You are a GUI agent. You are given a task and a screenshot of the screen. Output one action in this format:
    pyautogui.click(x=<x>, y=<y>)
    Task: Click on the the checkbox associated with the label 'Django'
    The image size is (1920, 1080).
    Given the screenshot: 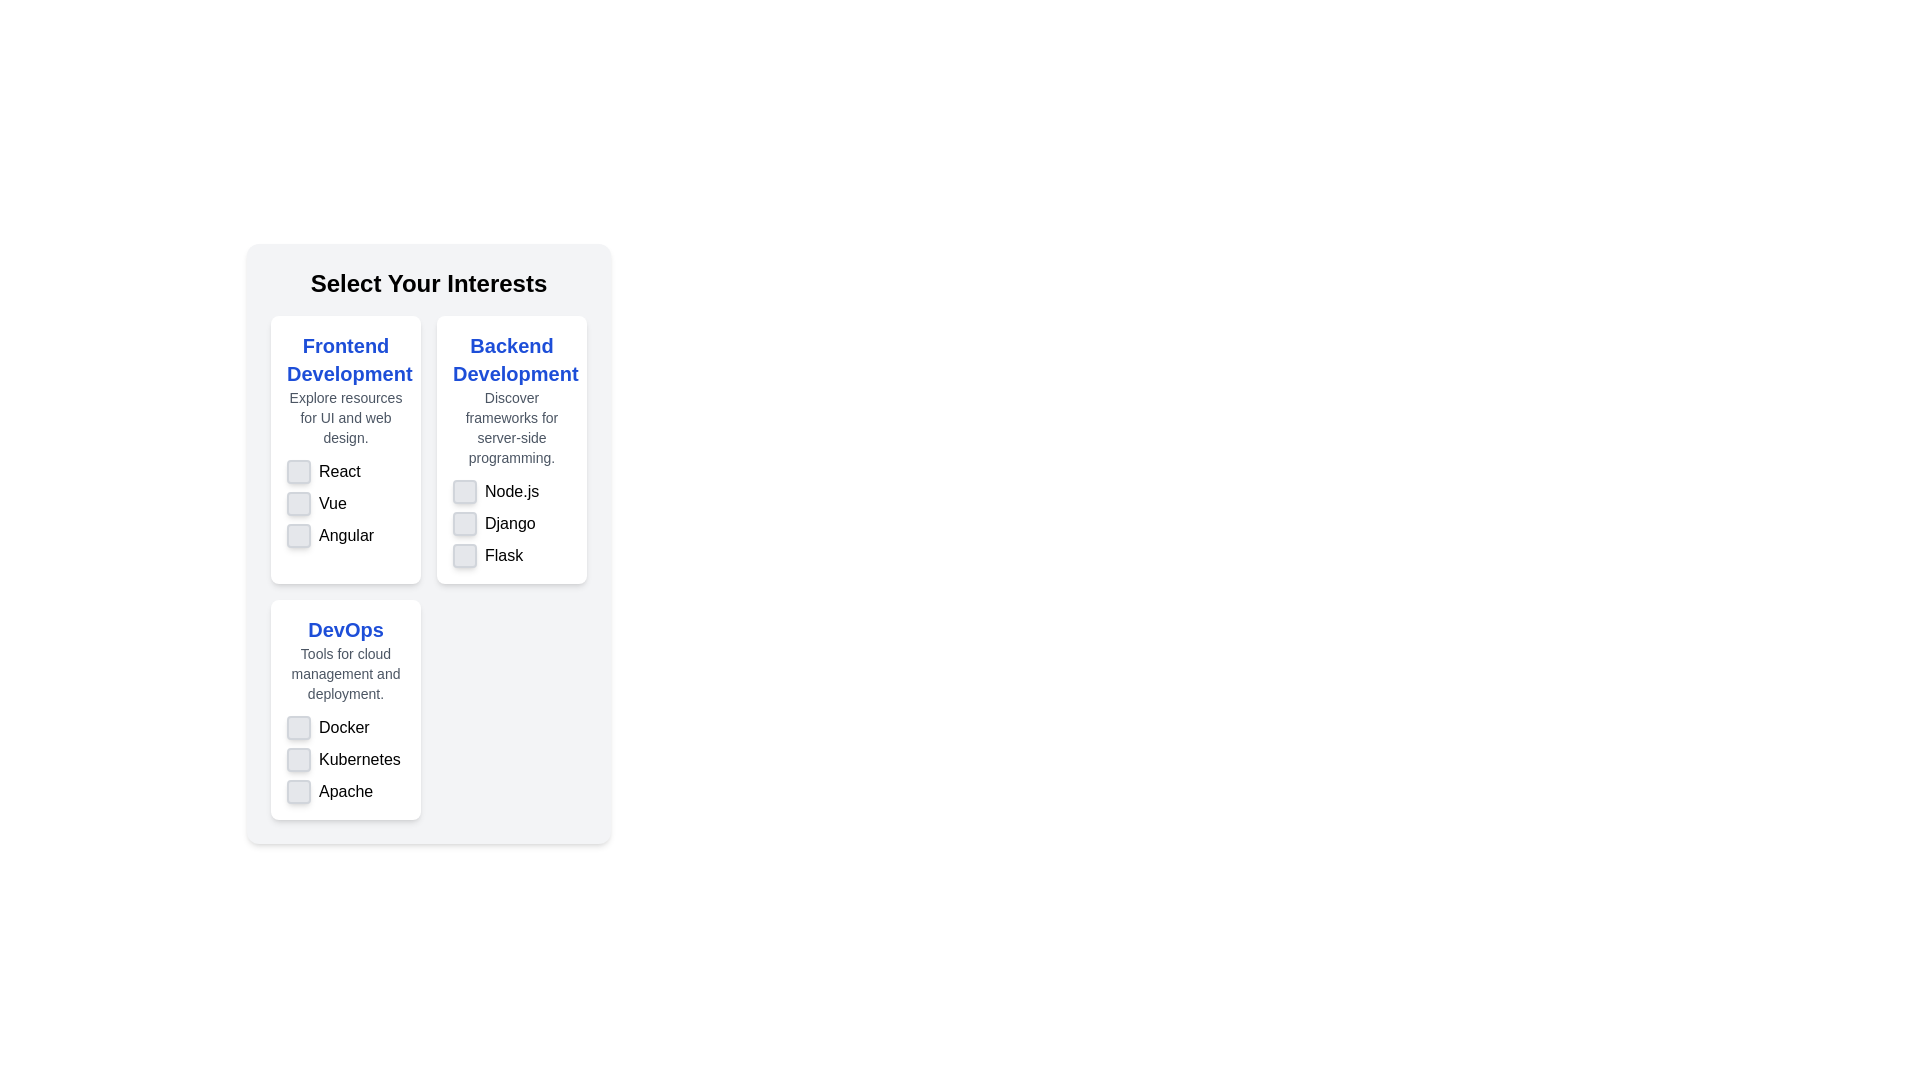 What is the action you would take?
    pyautogui.click(x=512, y=523)
    